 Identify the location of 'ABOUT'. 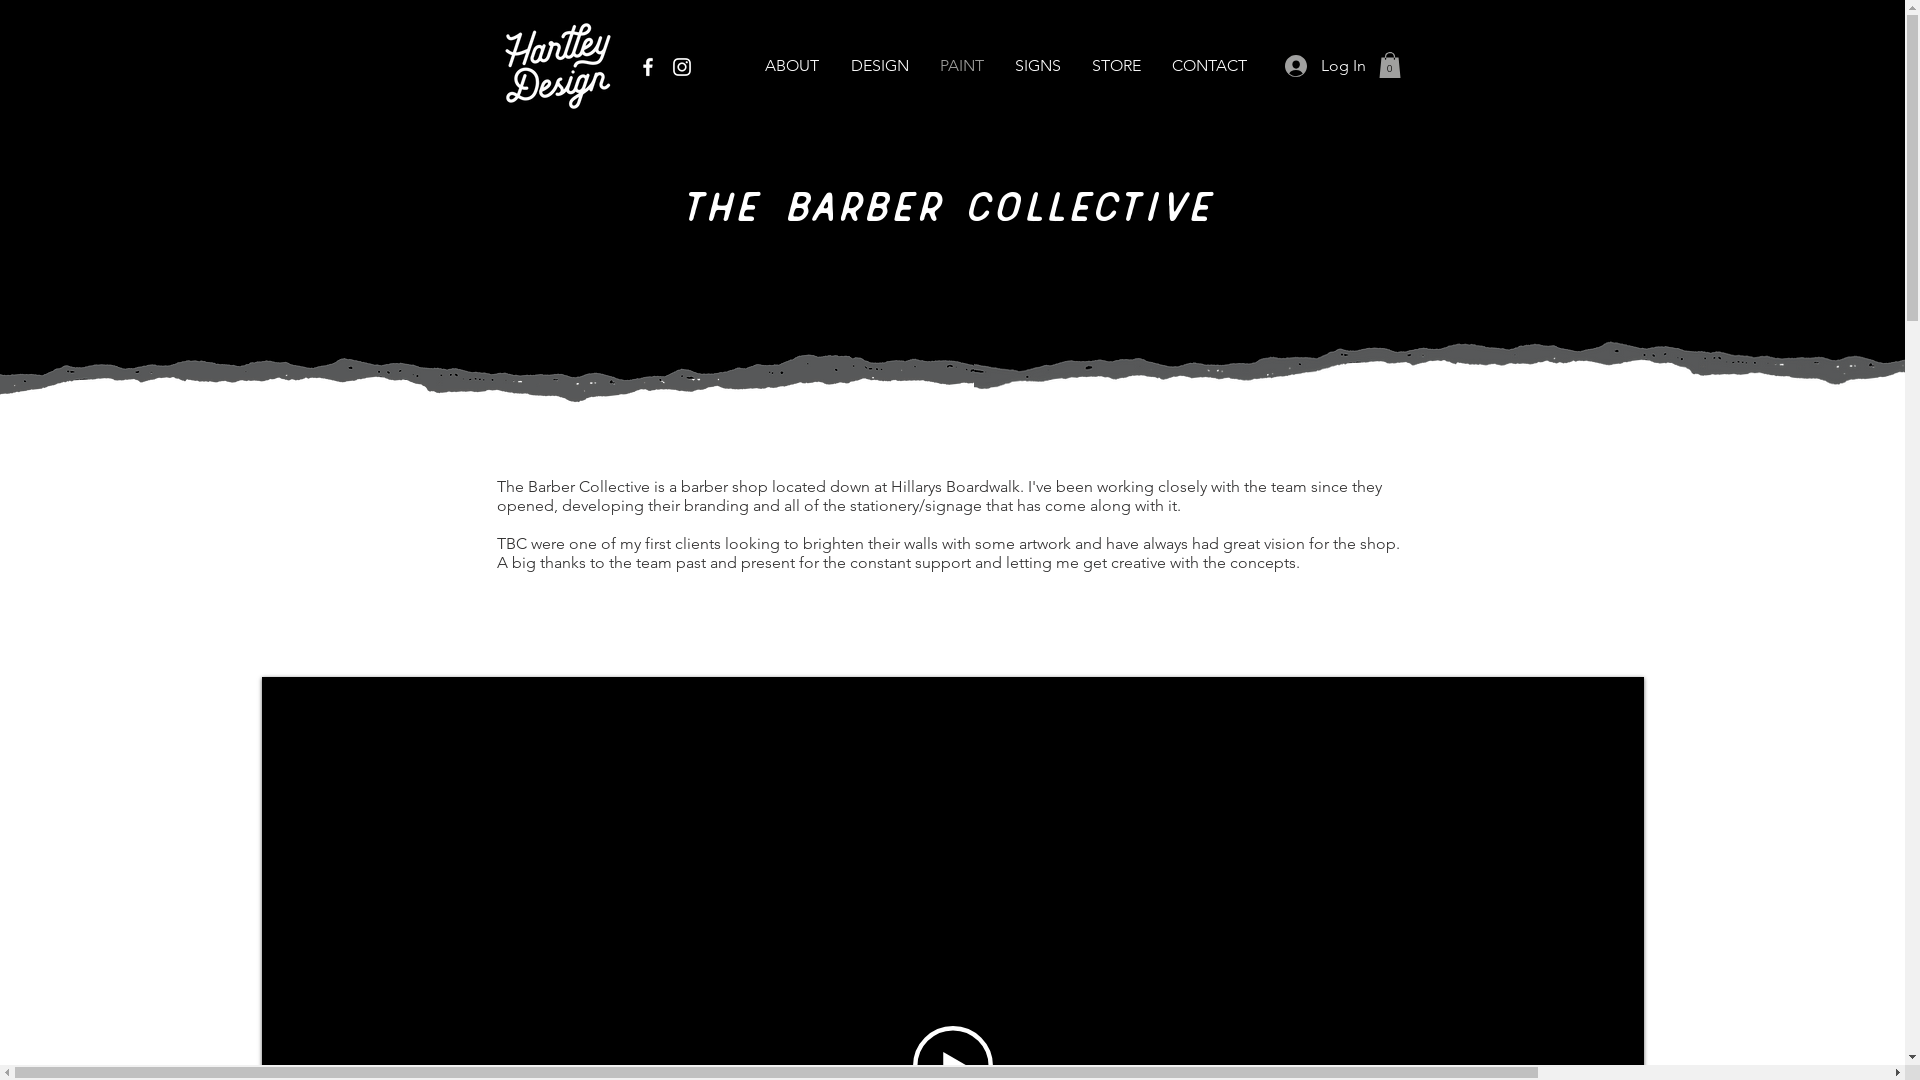
(790, 64).